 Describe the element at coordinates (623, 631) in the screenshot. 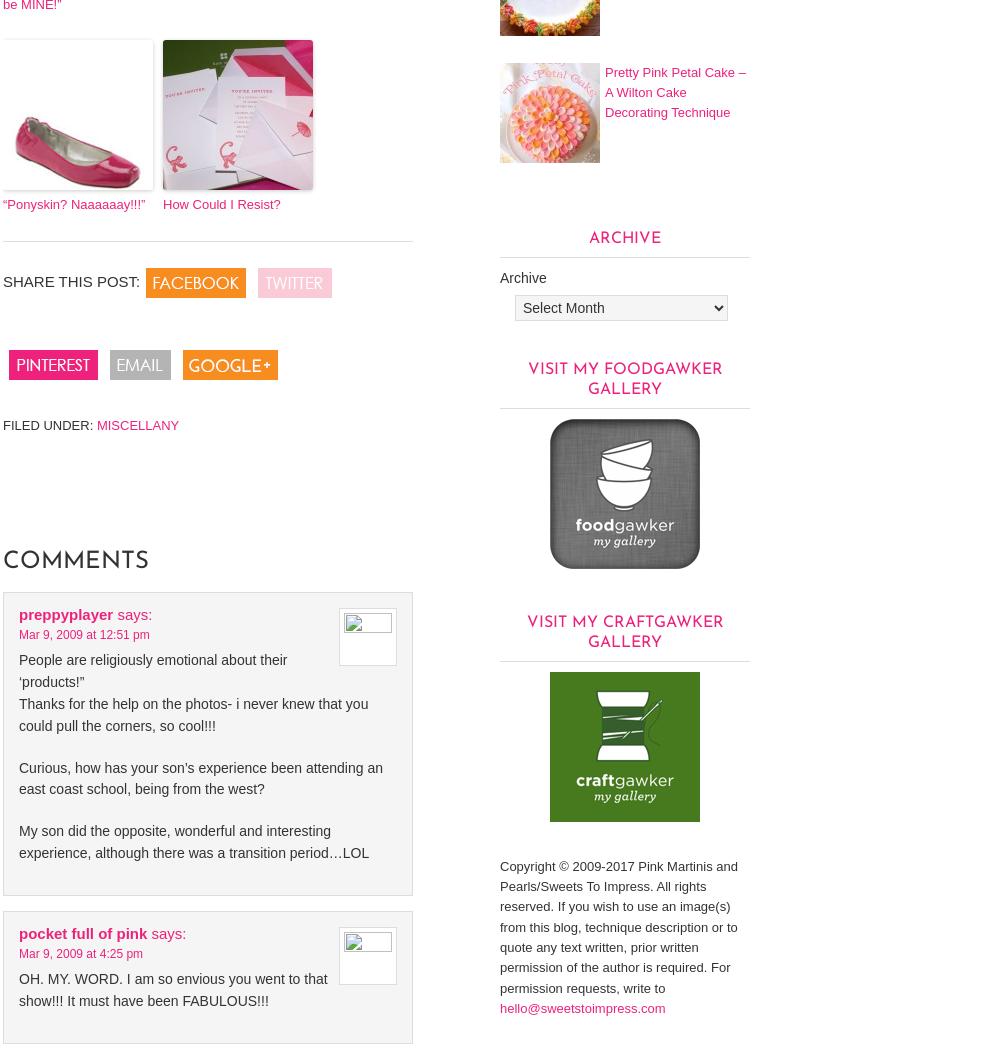

I see `'Visit My Craftgawker Gallery'` at that location.